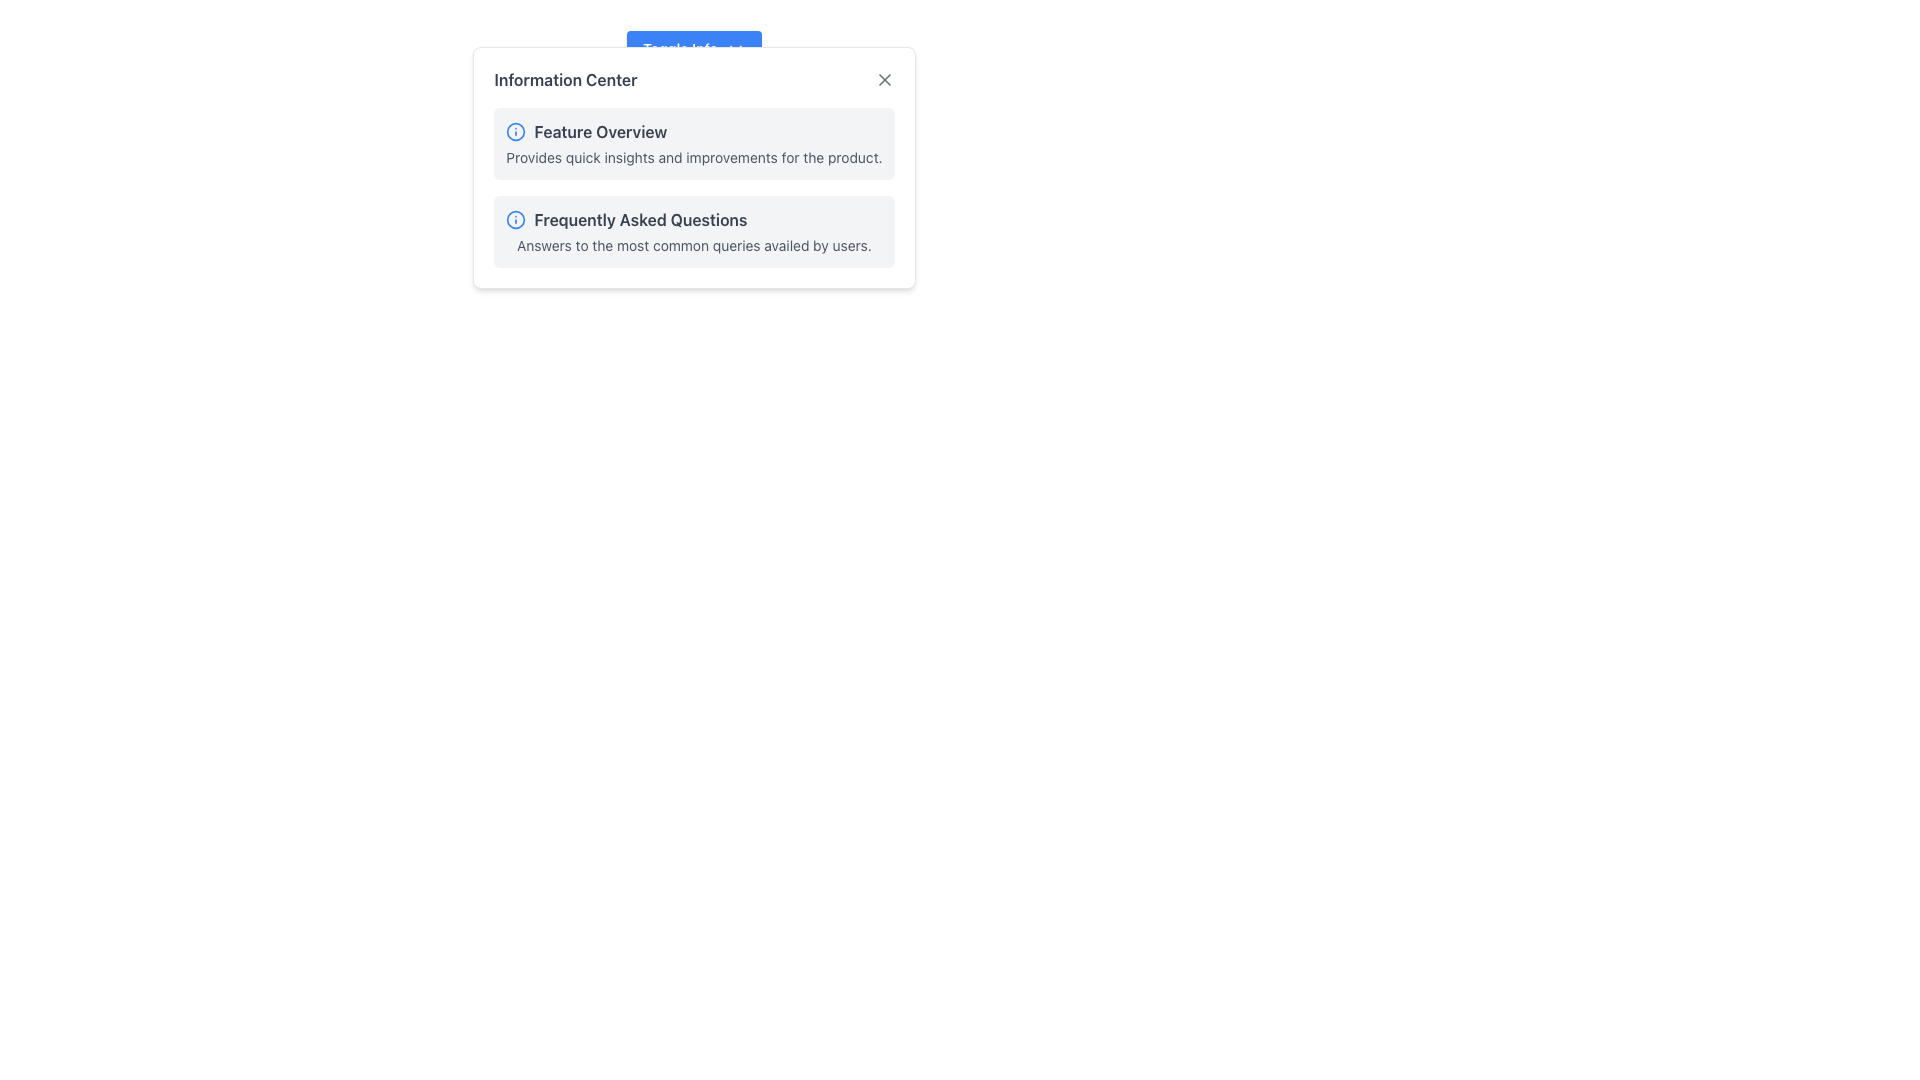 This screenshot has height=1080, width=1920. I want to click on text of the 'Frequently Asked Questions' label with an icon, located in the second row beneath the 'Feature Overview' label in the 'Information Center' interface, so click(694, 219).